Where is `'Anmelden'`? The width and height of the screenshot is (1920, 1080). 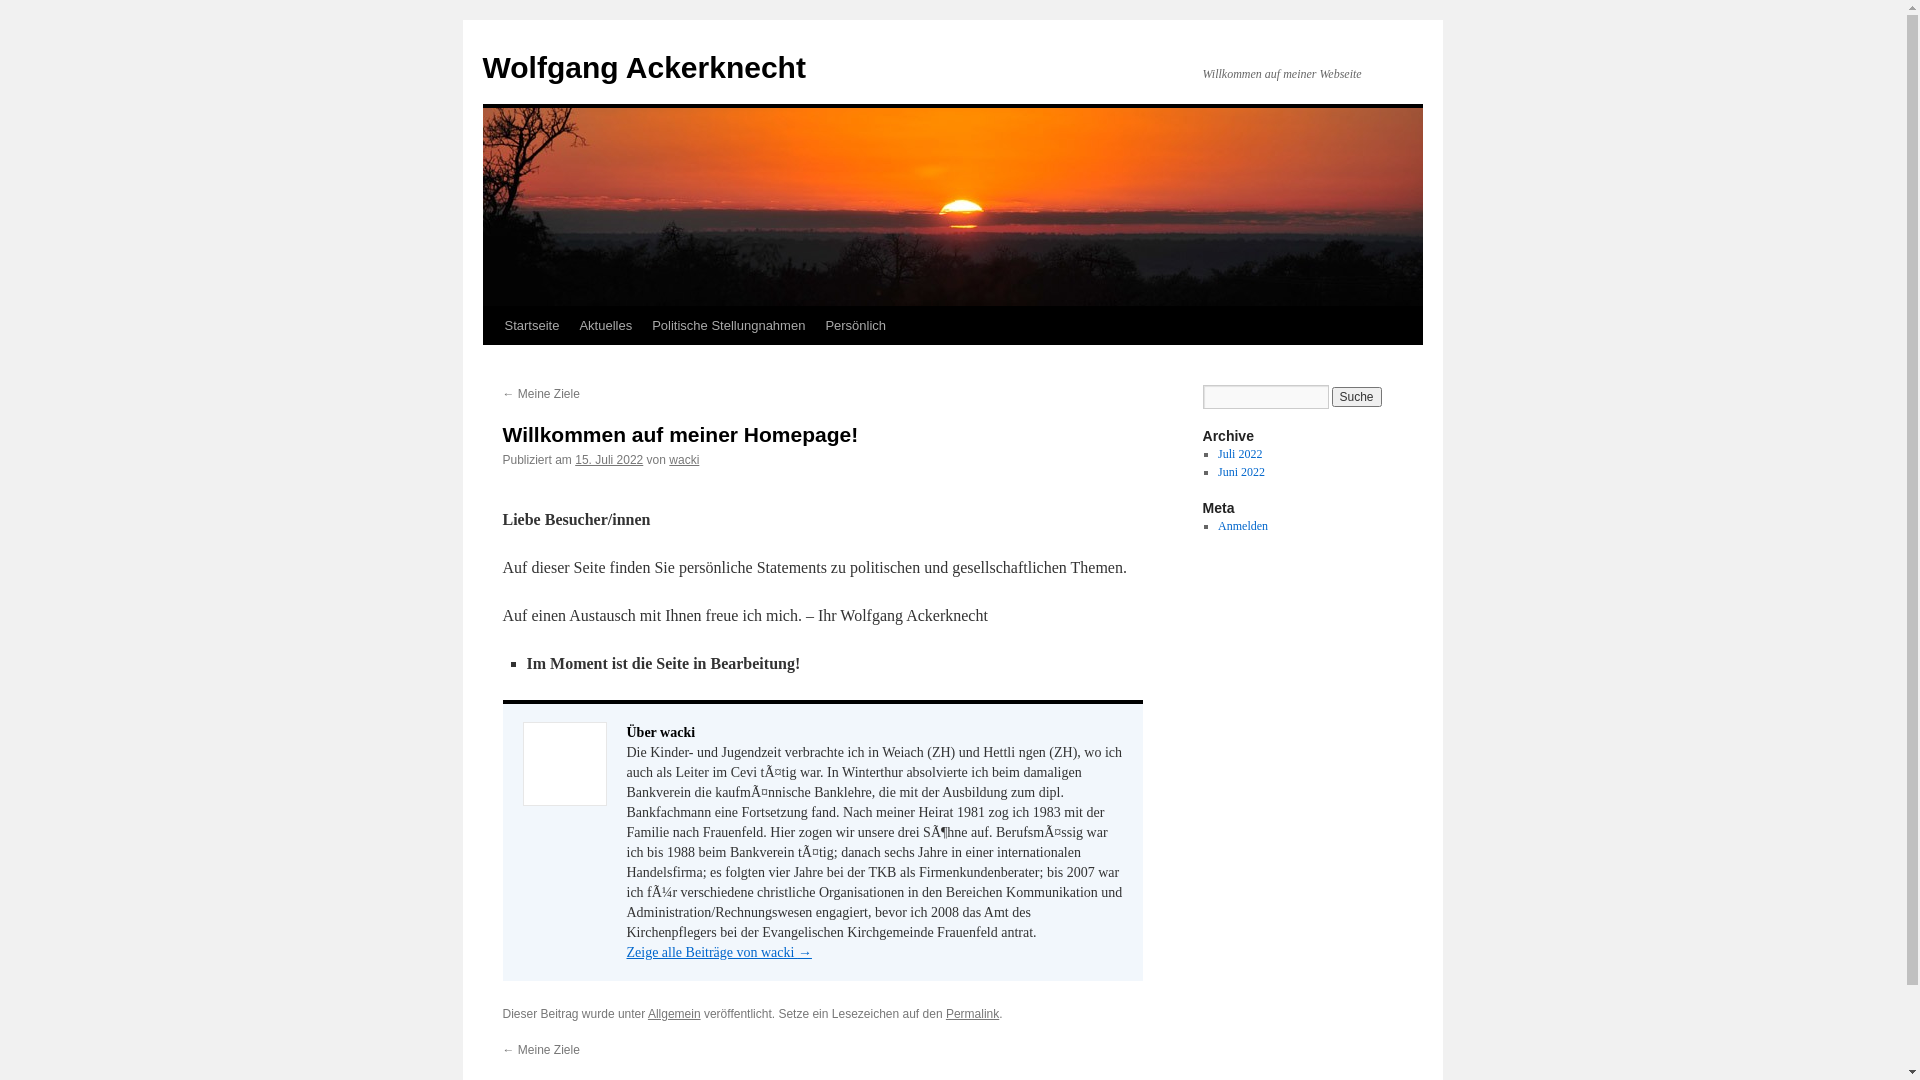 'Anmelden' is located at coordinates (1242, 524).